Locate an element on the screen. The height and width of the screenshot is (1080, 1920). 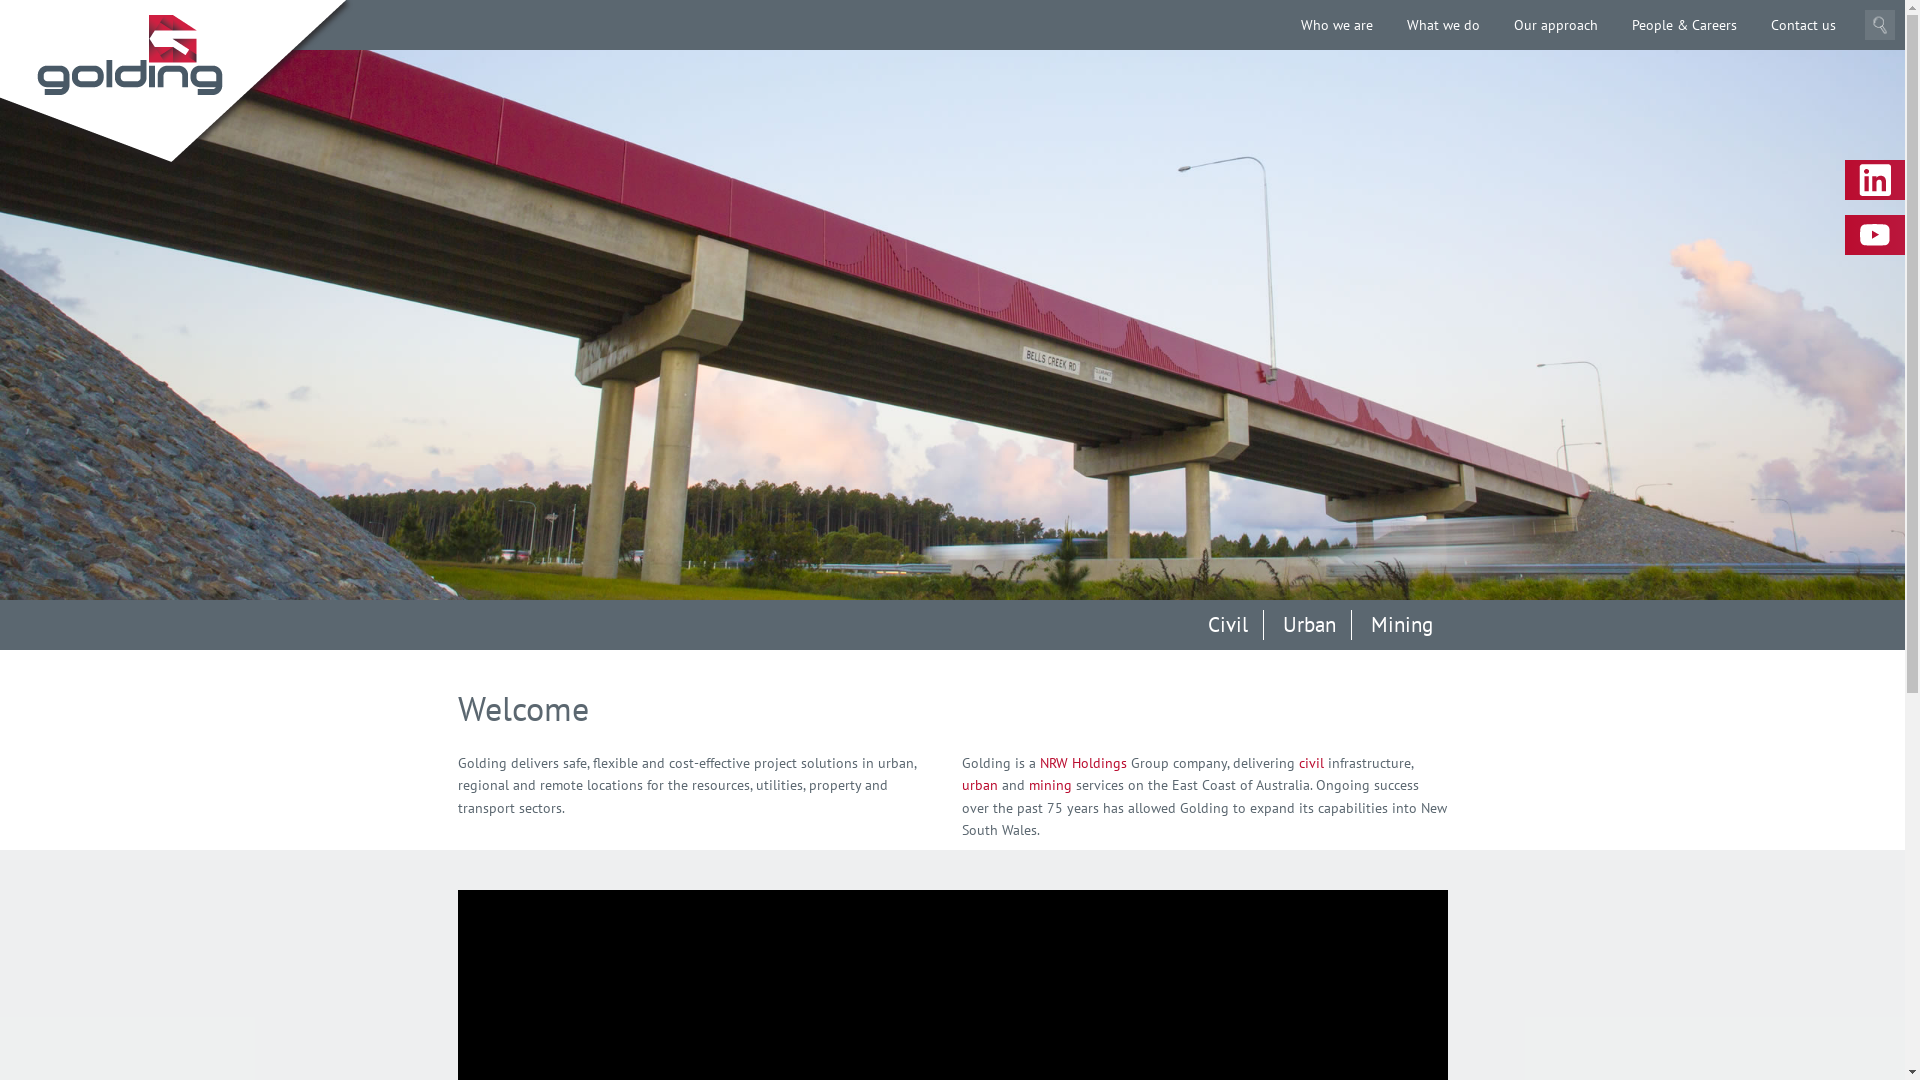
'Who we are' is located at coordinates (1337, 24).